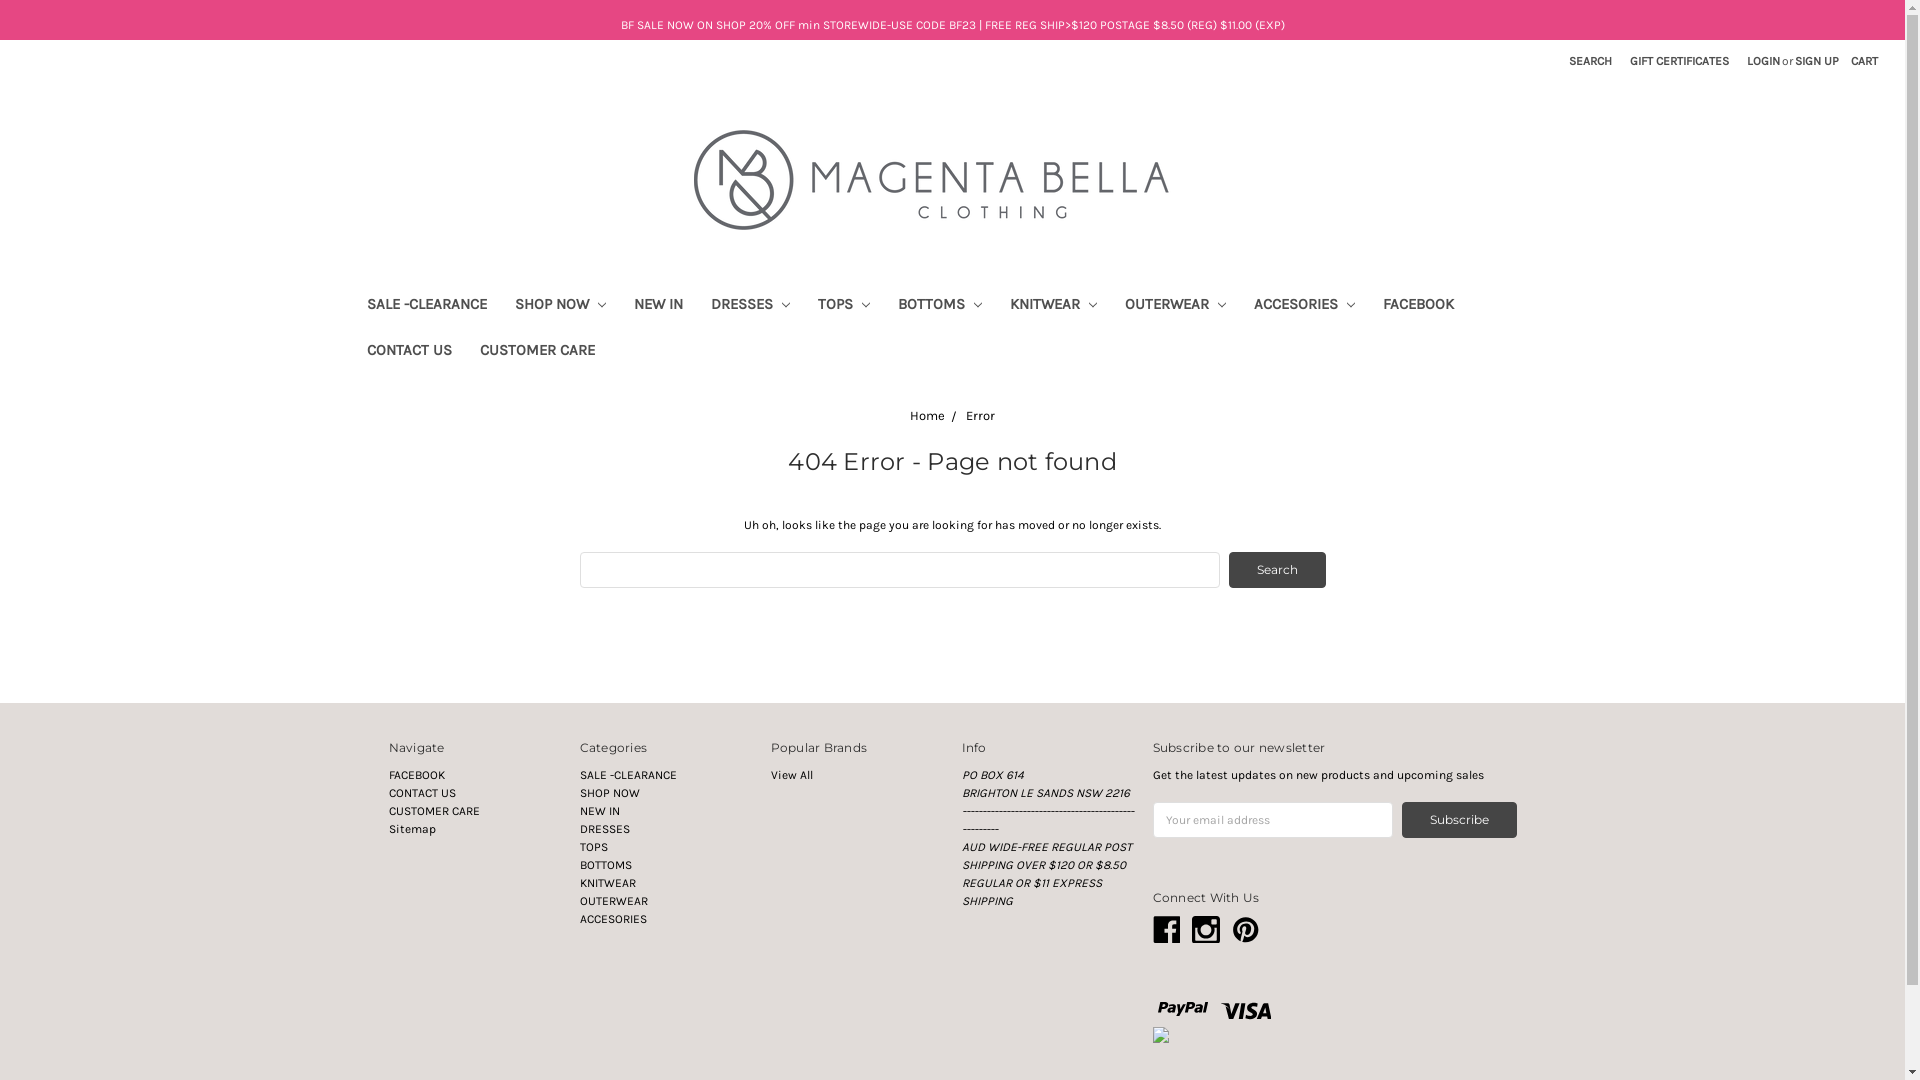 Image resolution: width=1920 pixels, height=1080 pixels. What do you see at coordinates (939, 307) in the screenshot?
I see `'BOTTOMS'` at bounding box center [939, 307].